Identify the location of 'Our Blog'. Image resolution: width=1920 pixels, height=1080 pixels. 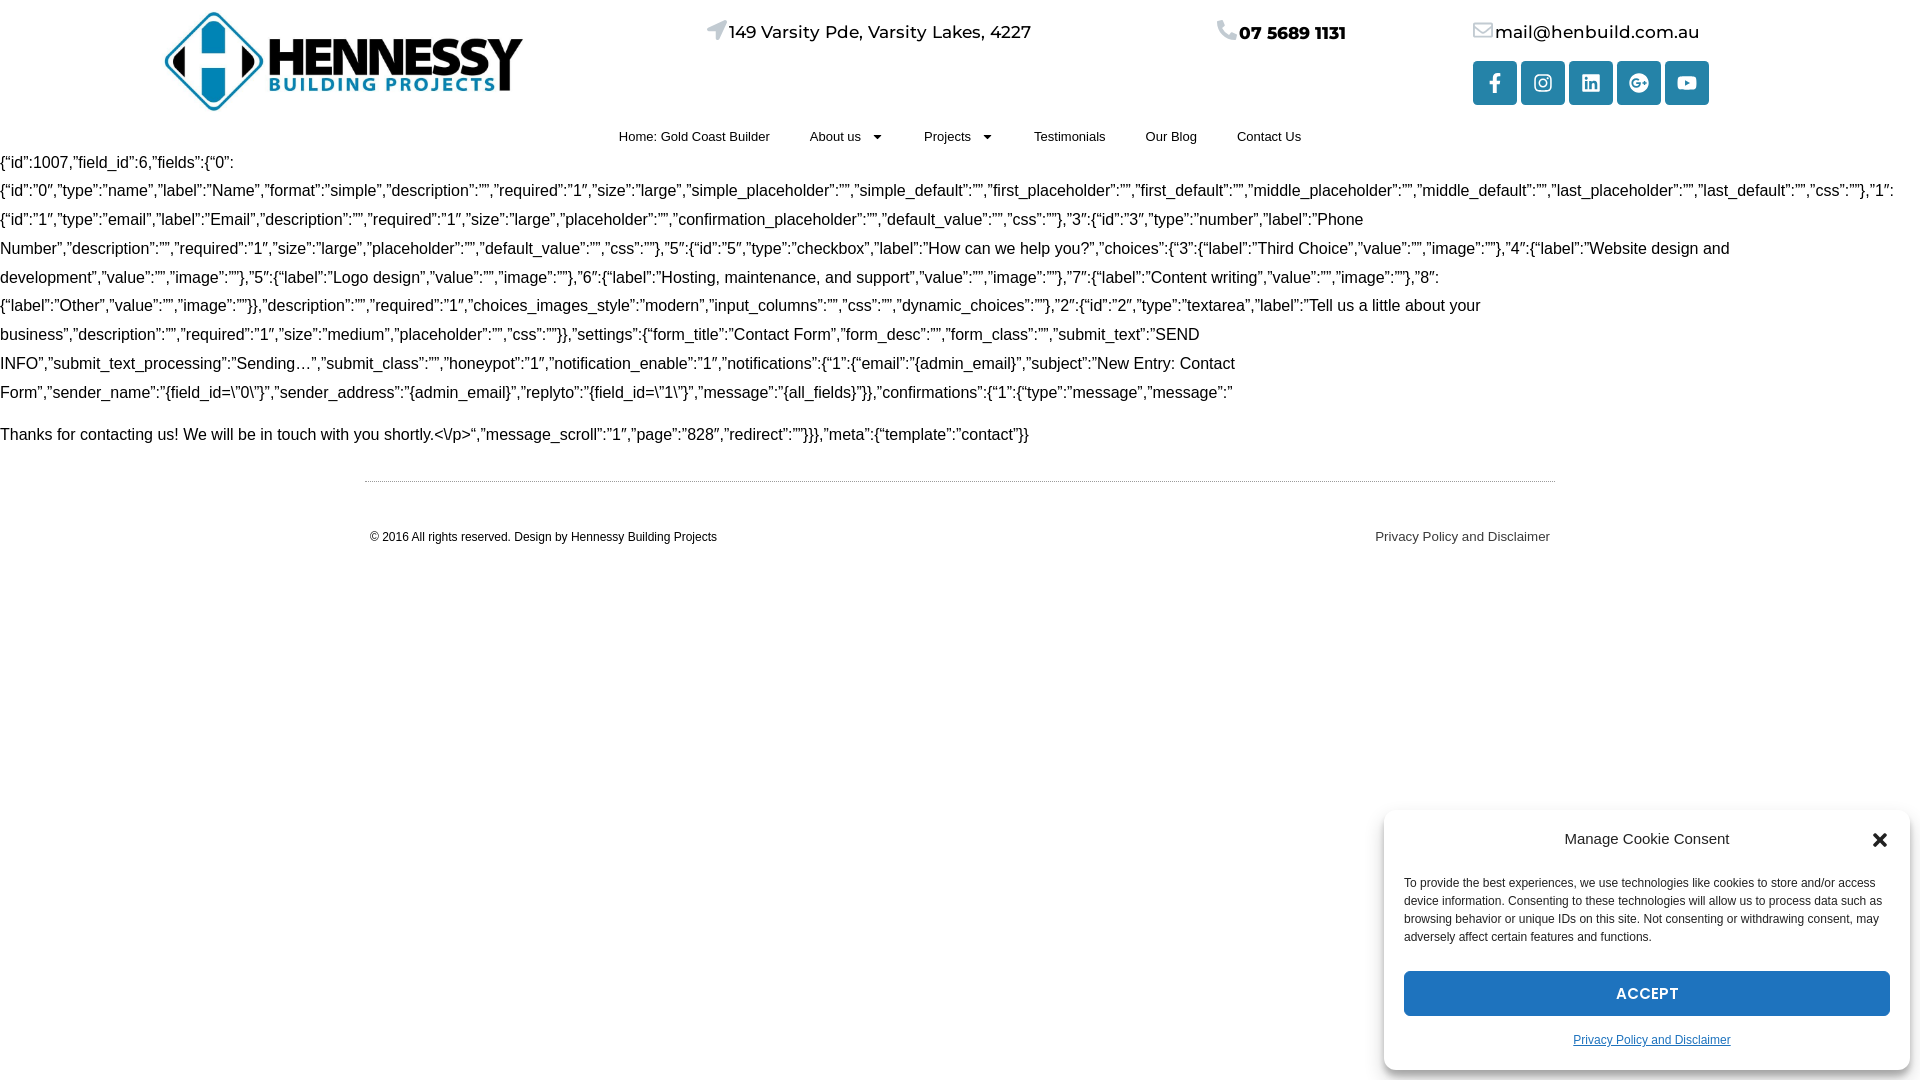
(1171, 135).